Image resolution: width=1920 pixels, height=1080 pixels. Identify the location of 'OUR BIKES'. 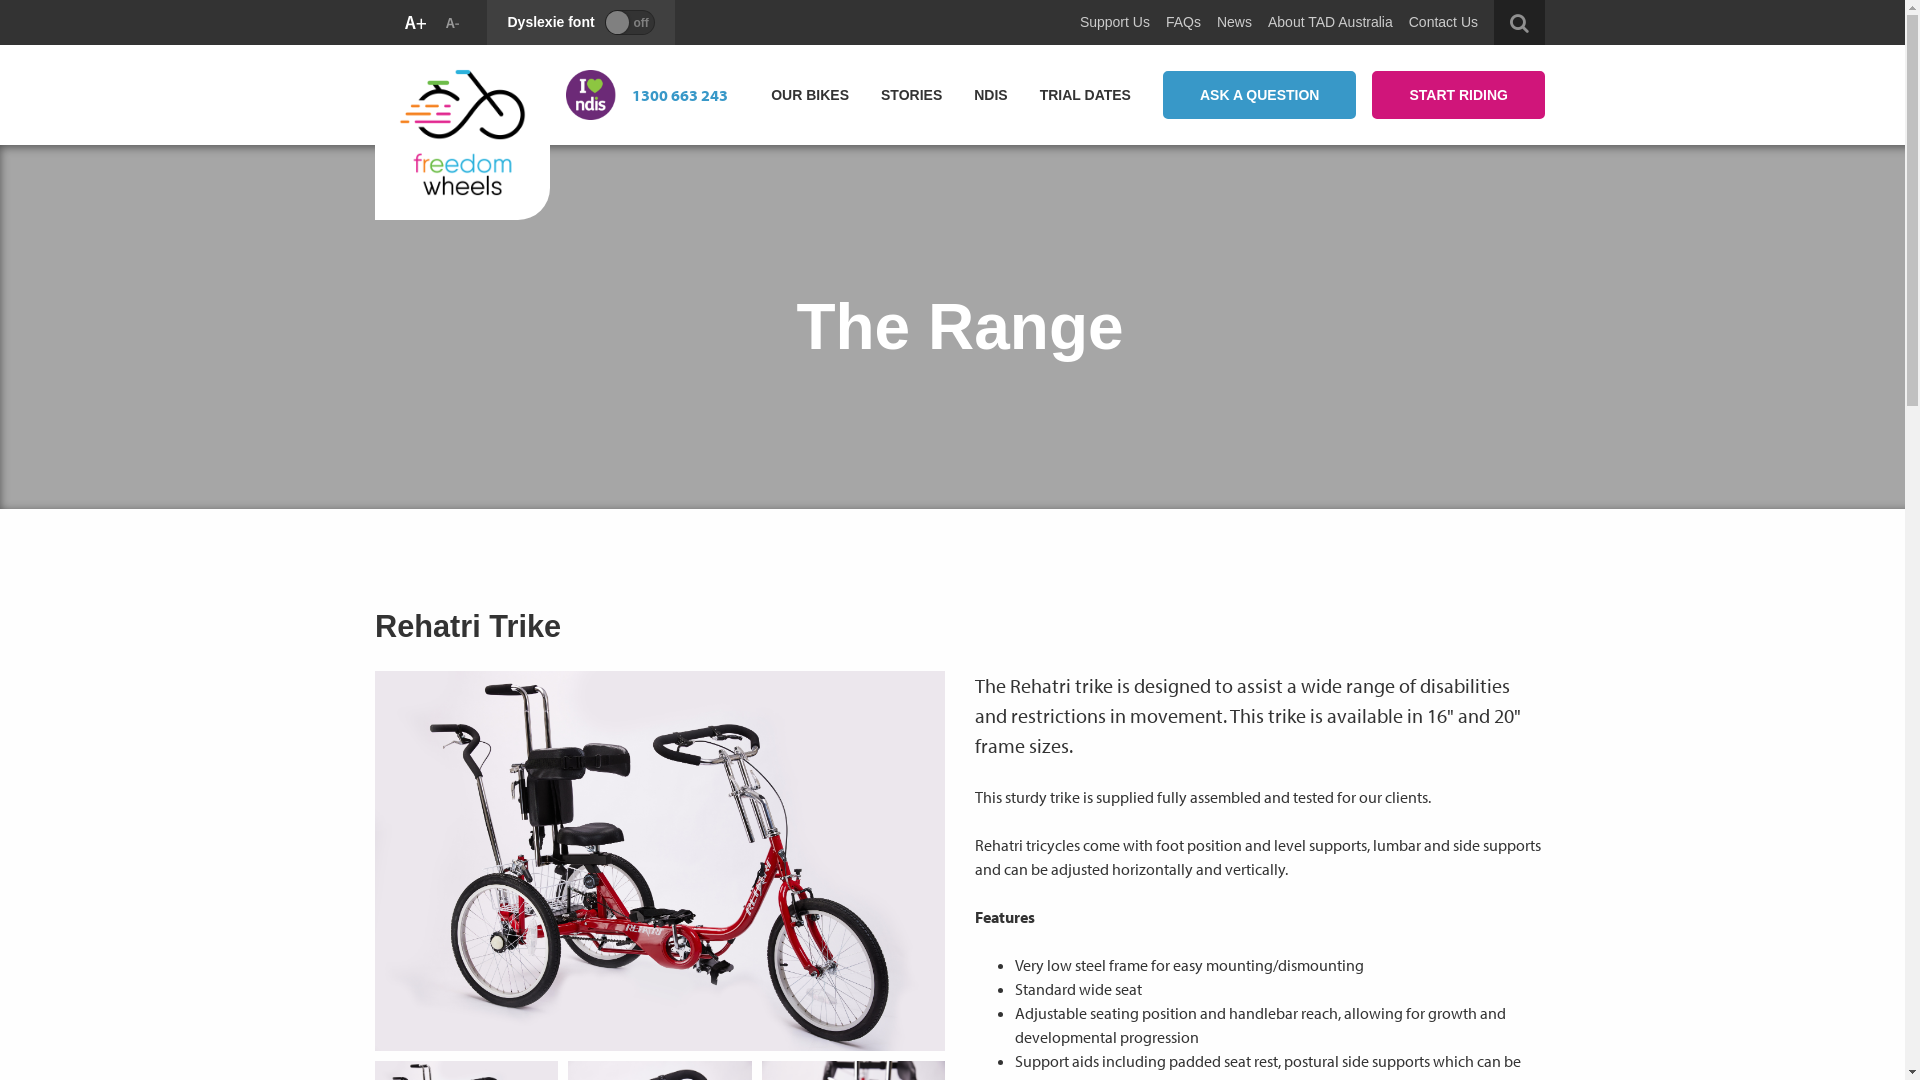
(810, 94).